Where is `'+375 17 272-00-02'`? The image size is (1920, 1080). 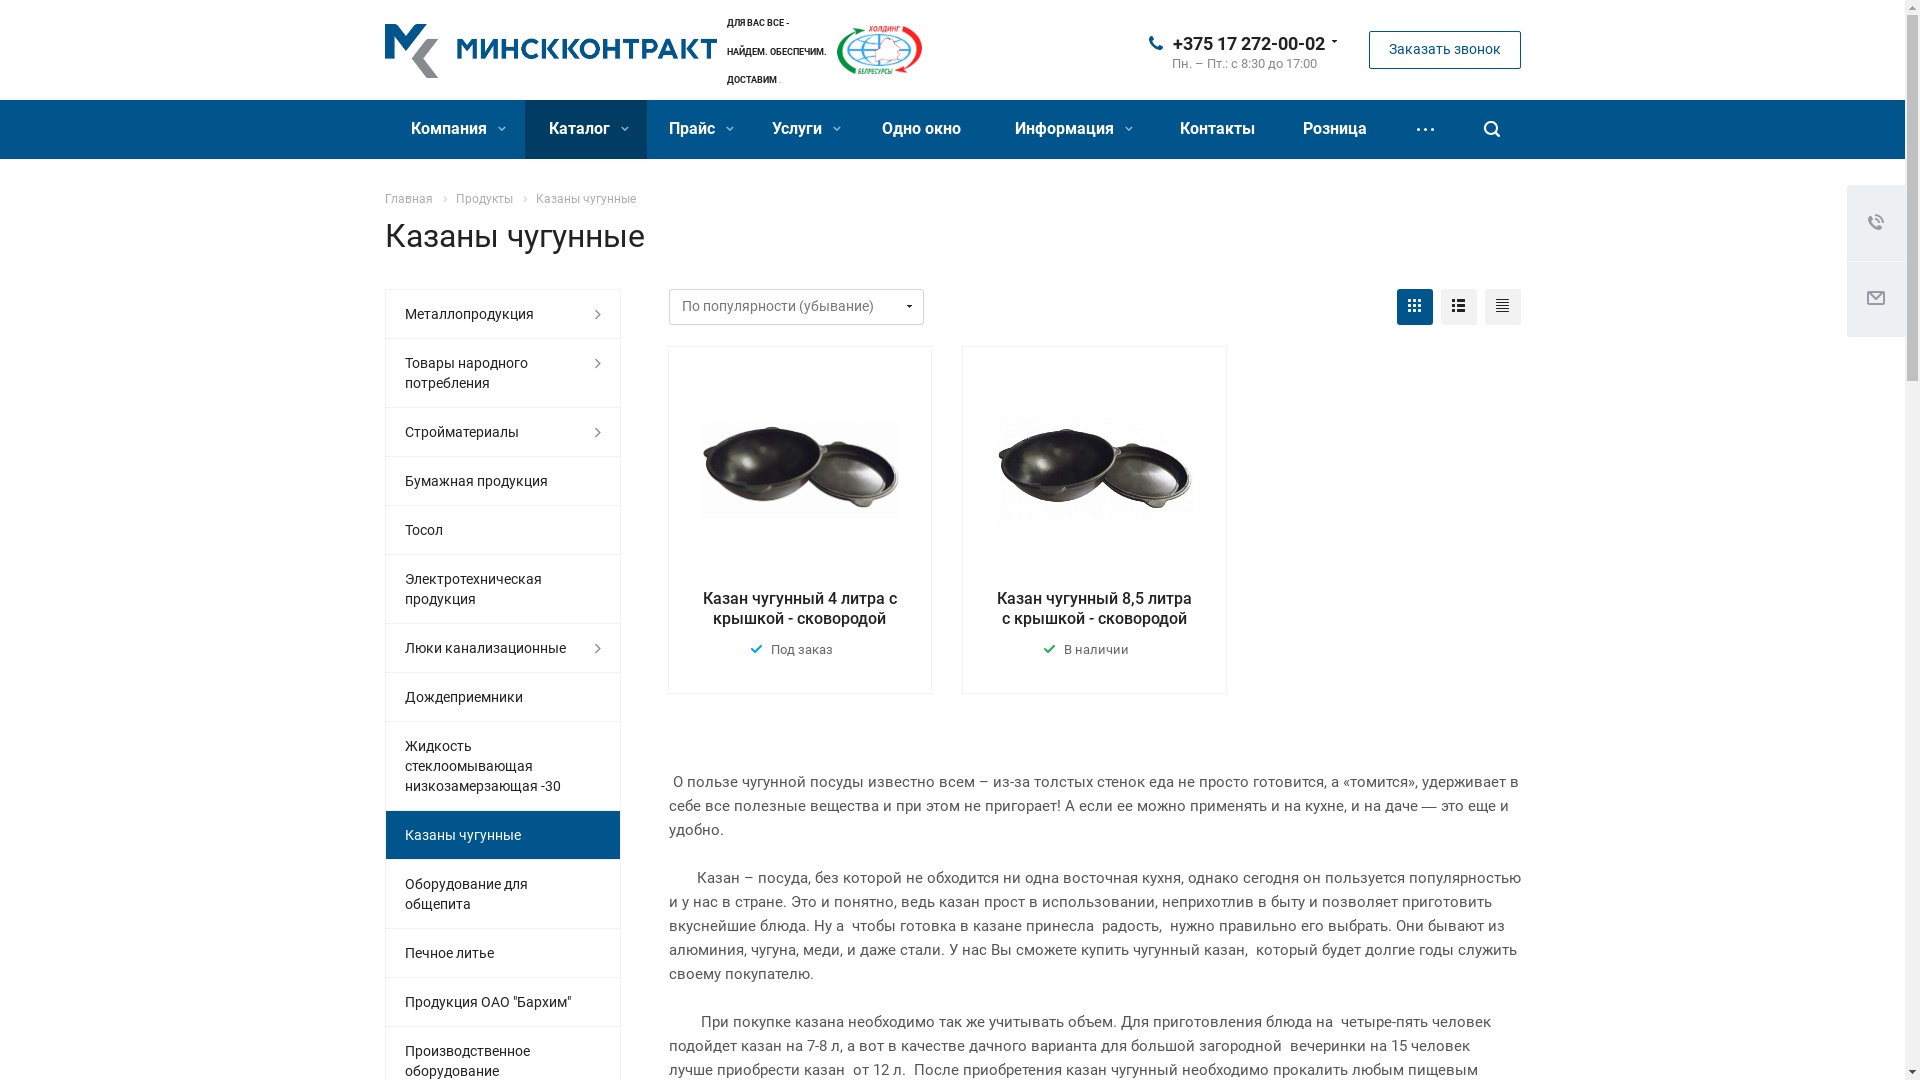 '+375 17 272-00-02' is located at coordinates (1171, 42).